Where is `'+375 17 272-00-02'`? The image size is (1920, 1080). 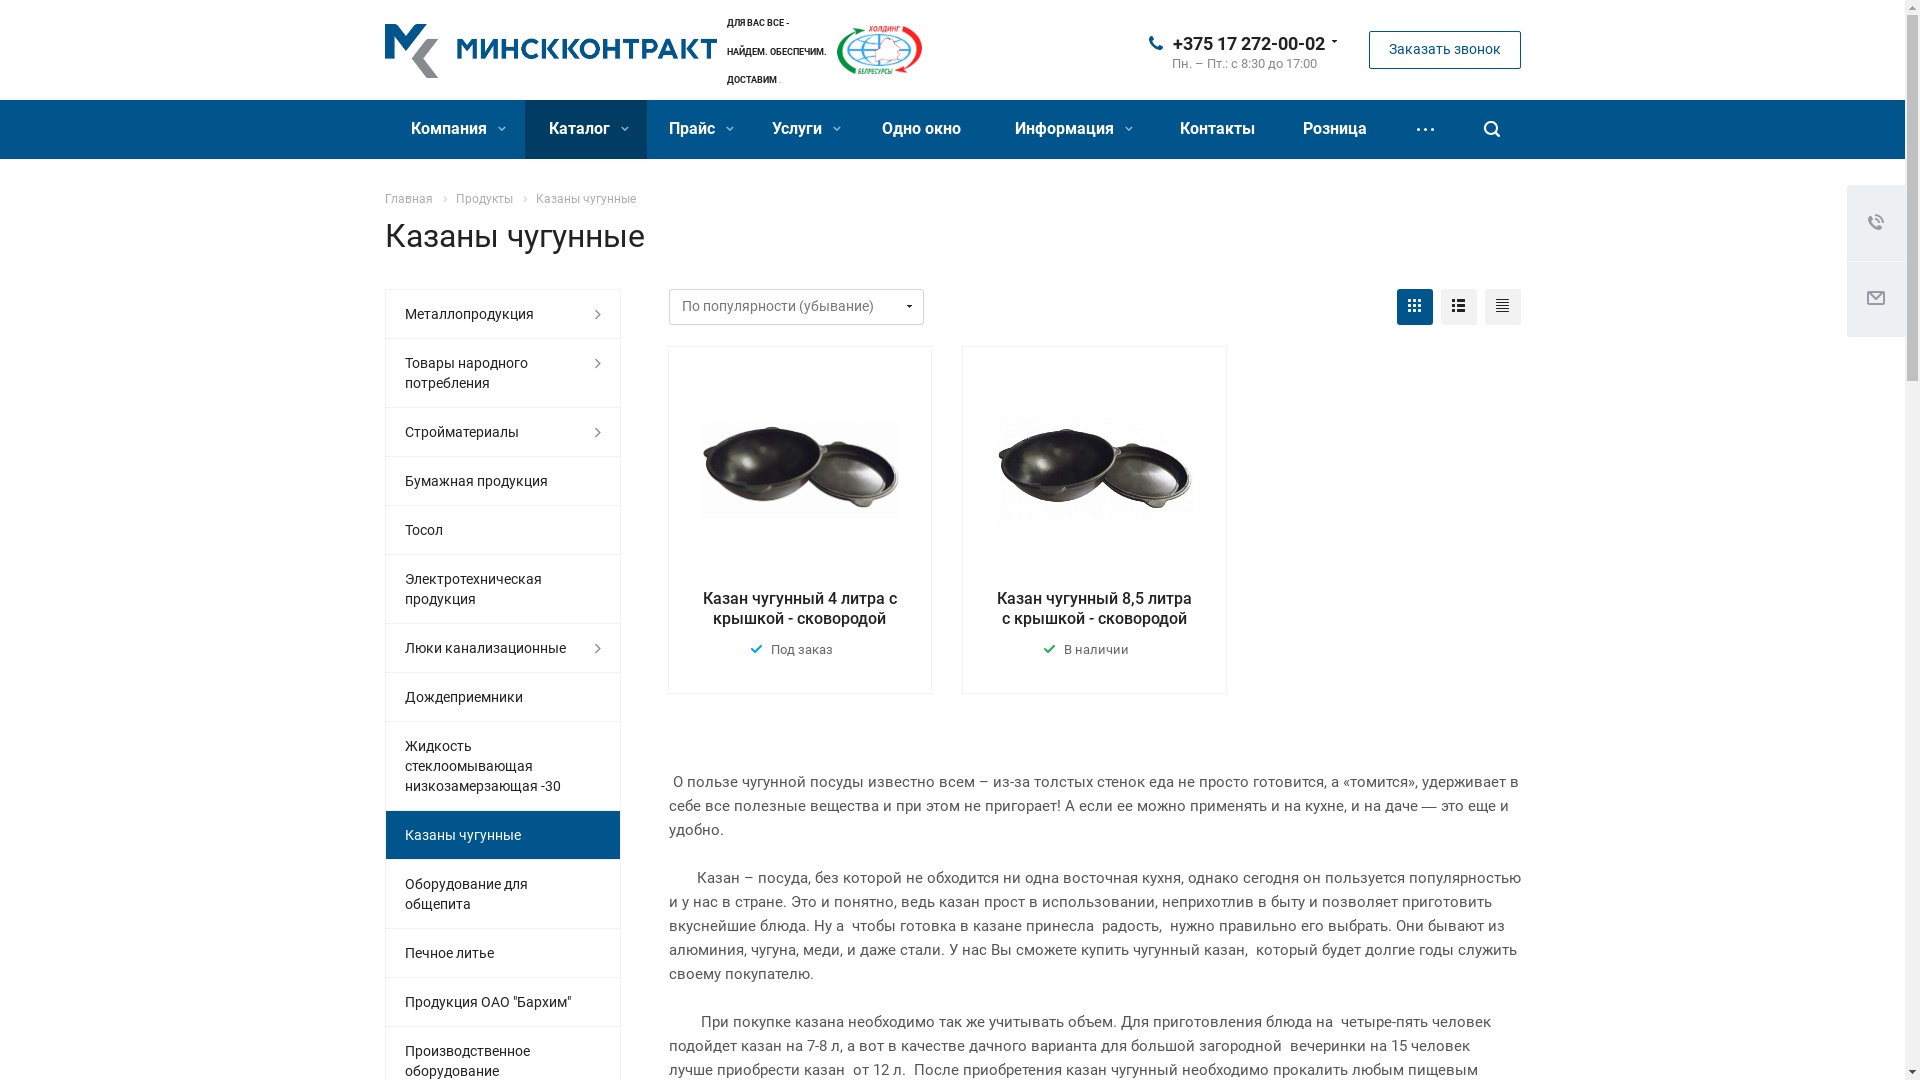 '+375 17 272-00-02' is located at coordinates (1171, 42).